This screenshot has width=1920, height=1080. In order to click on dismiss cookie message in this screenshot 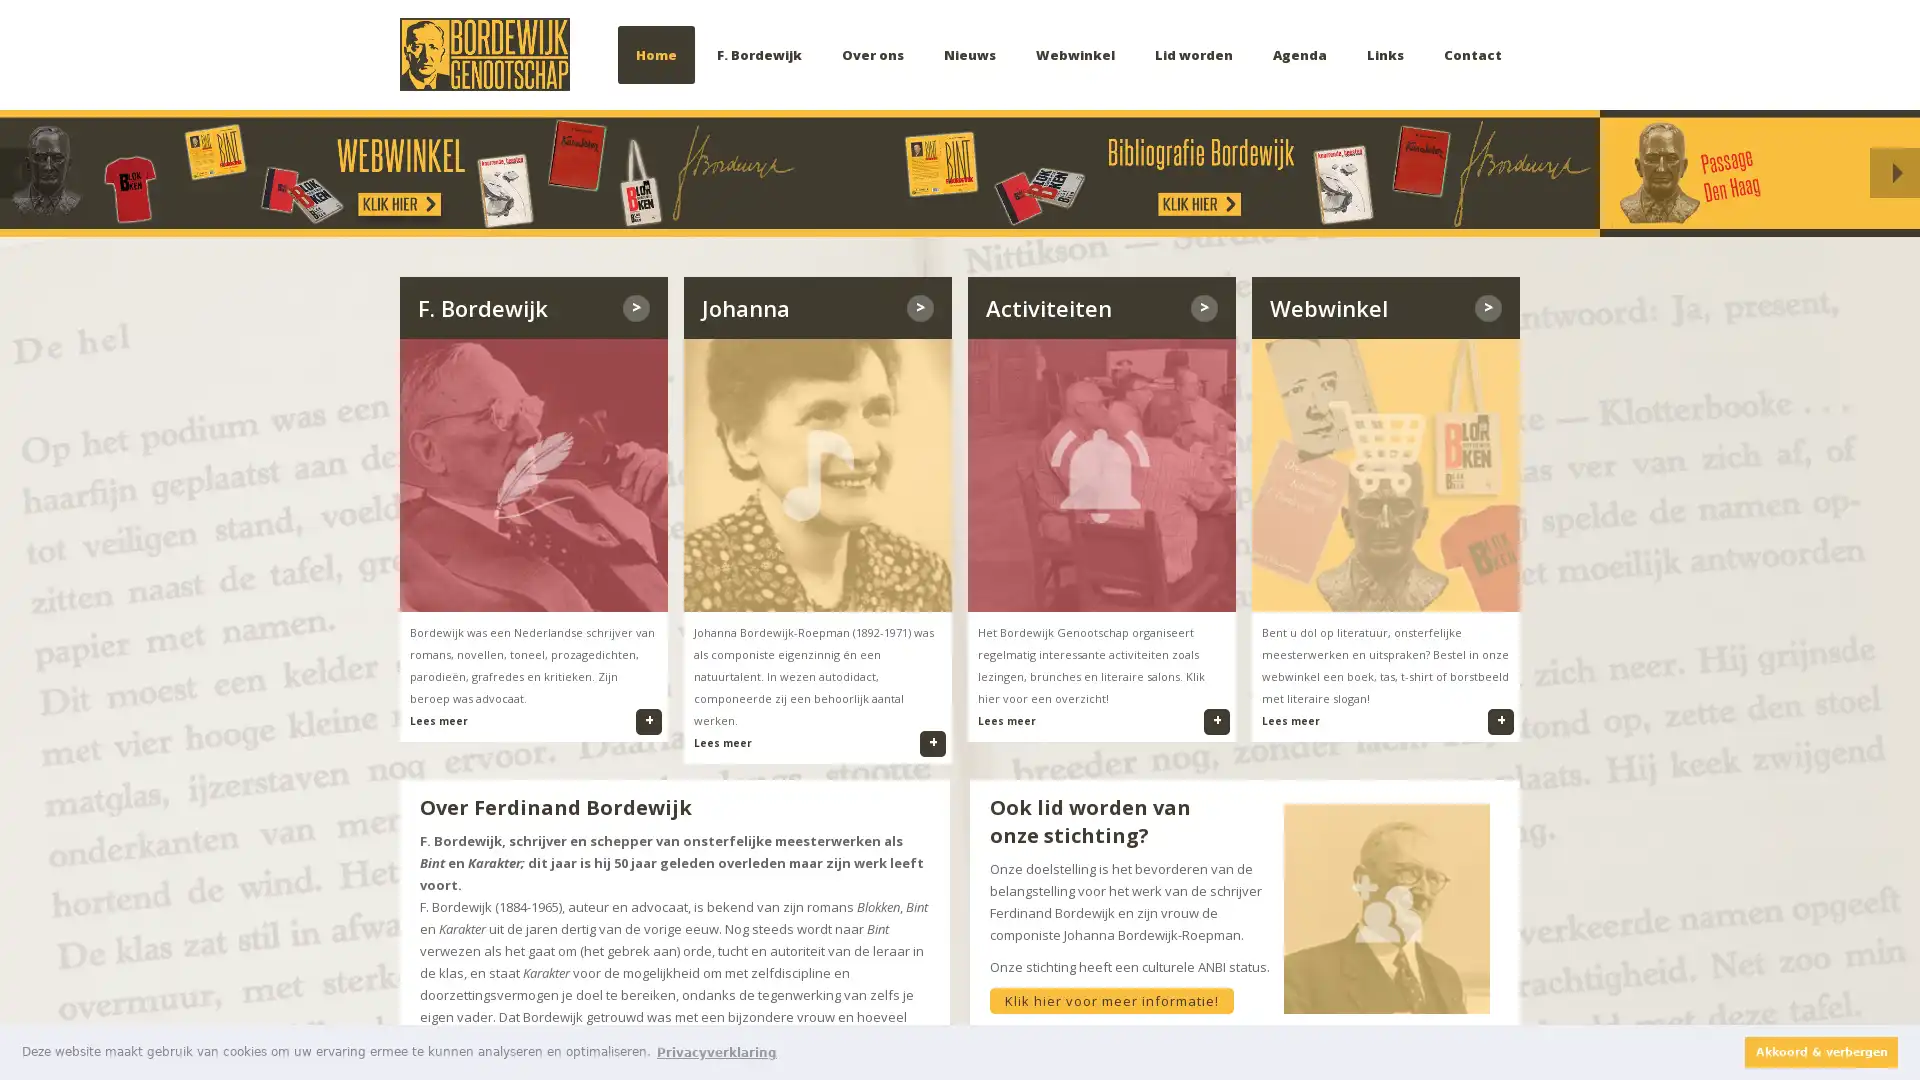, I will do `click(1821, 1051)`.